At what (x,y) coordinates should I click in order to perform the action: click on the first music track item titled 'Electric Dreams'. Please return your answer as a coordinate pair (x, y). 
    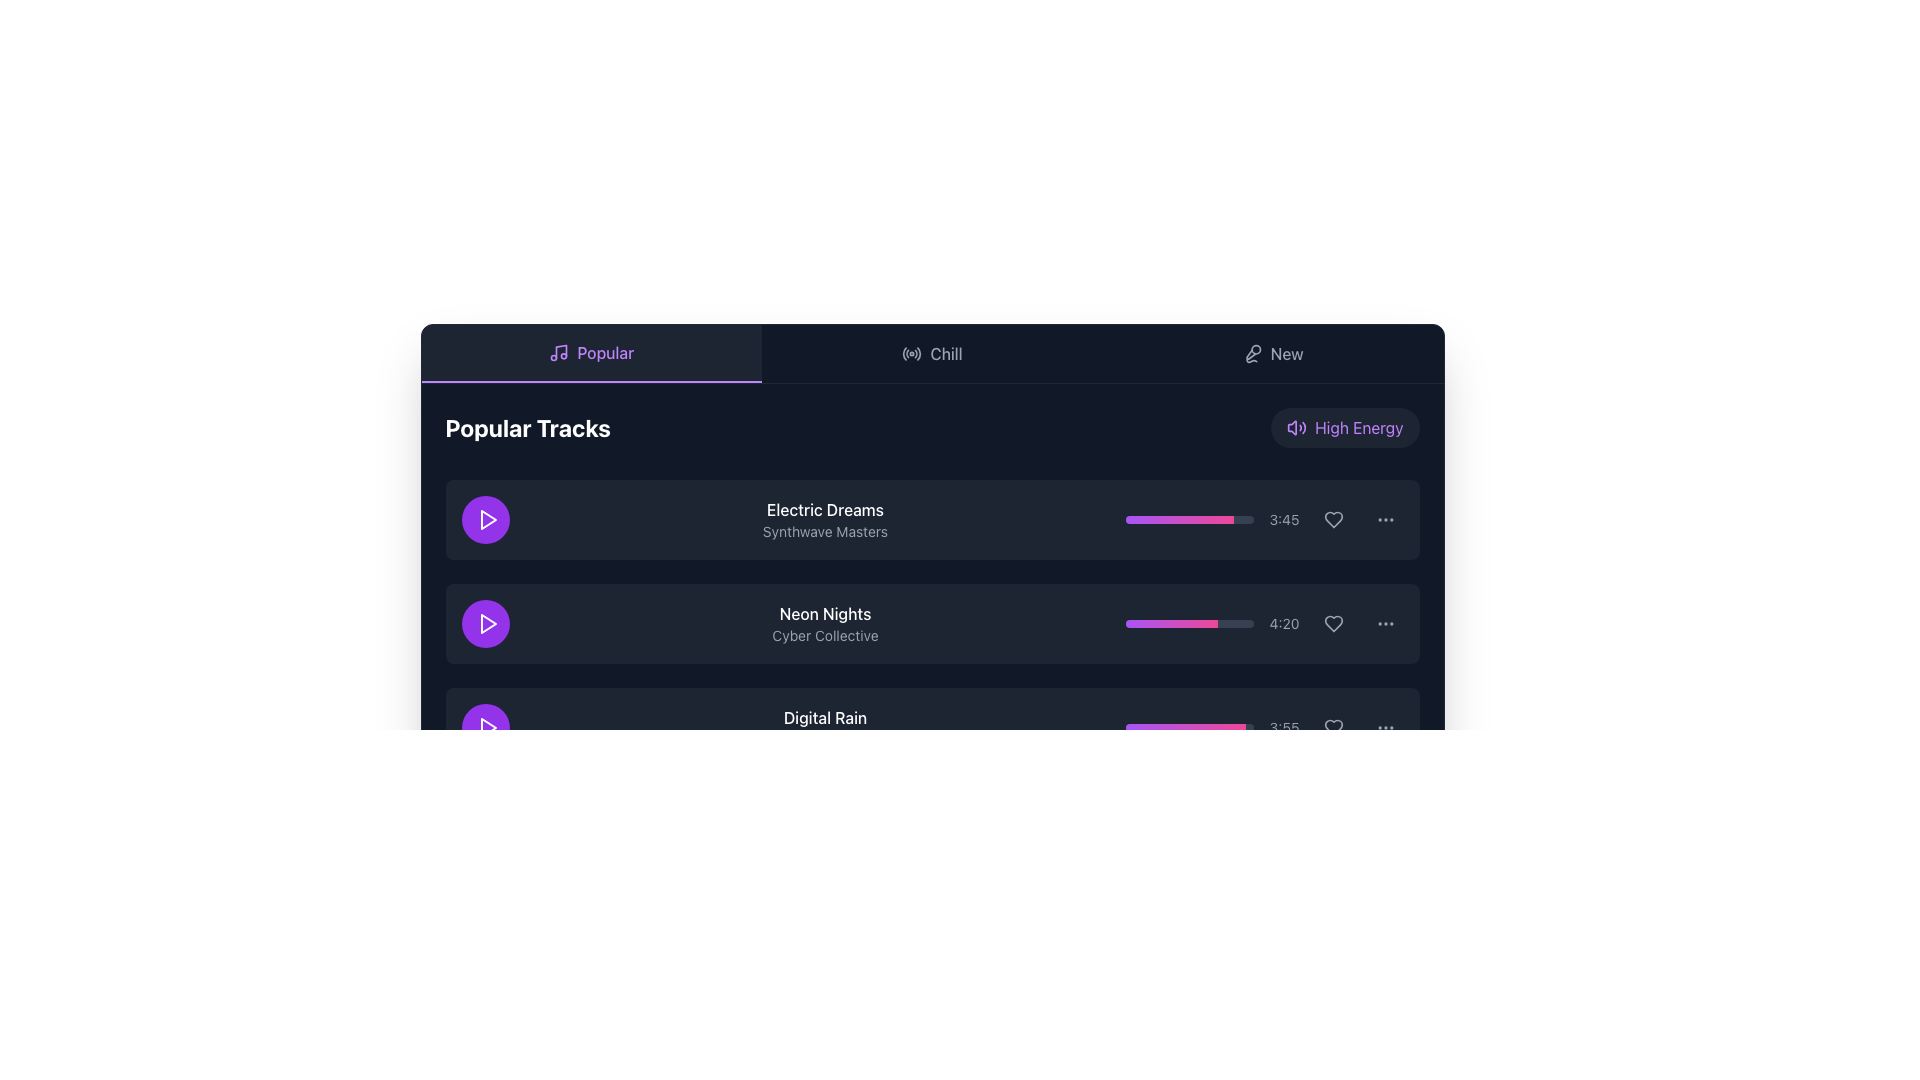
    Looking at the image, I should click on (931, 519).